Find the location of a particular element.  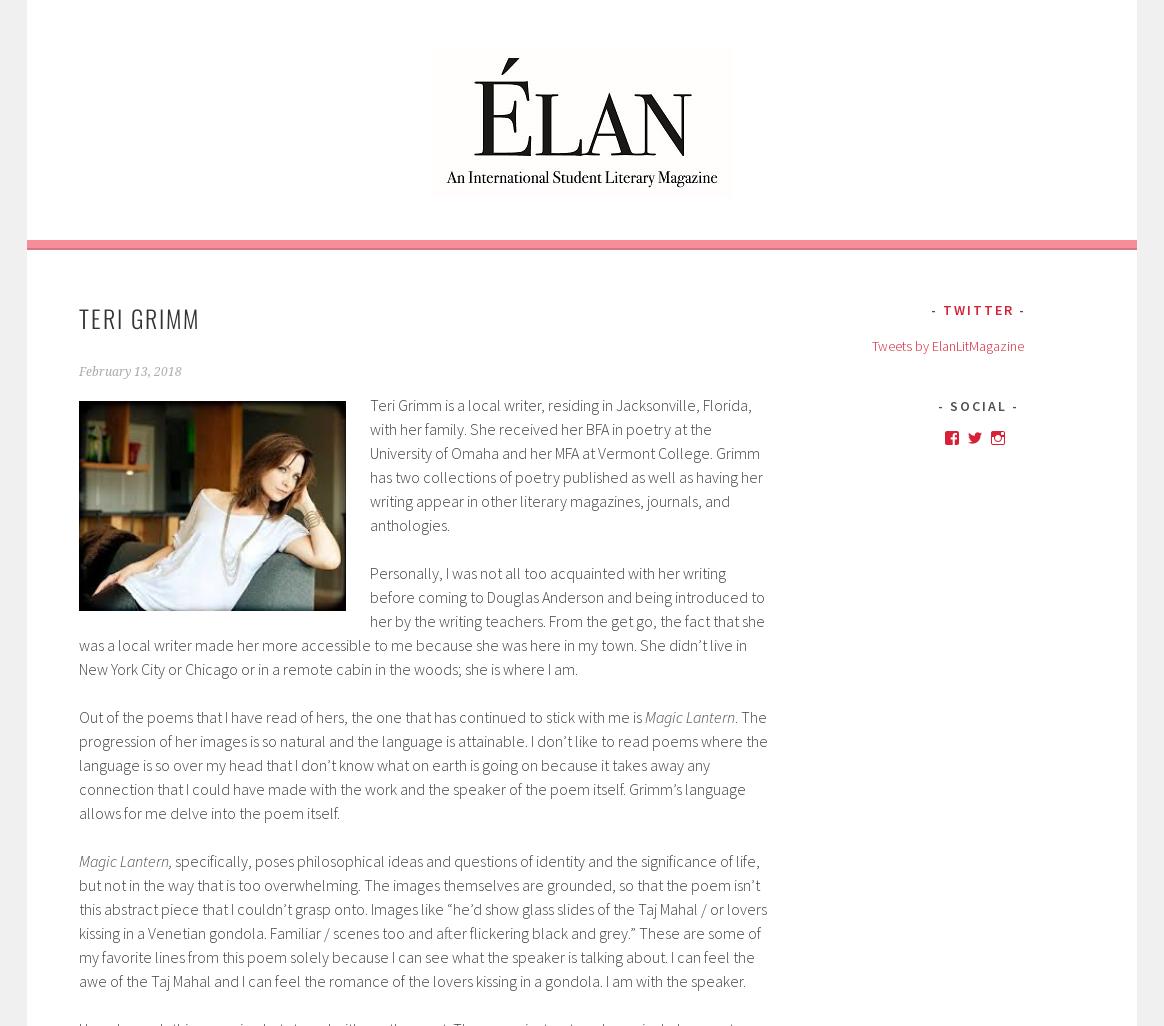

'Magic Lantern,' is located at coordinates (125, 859).